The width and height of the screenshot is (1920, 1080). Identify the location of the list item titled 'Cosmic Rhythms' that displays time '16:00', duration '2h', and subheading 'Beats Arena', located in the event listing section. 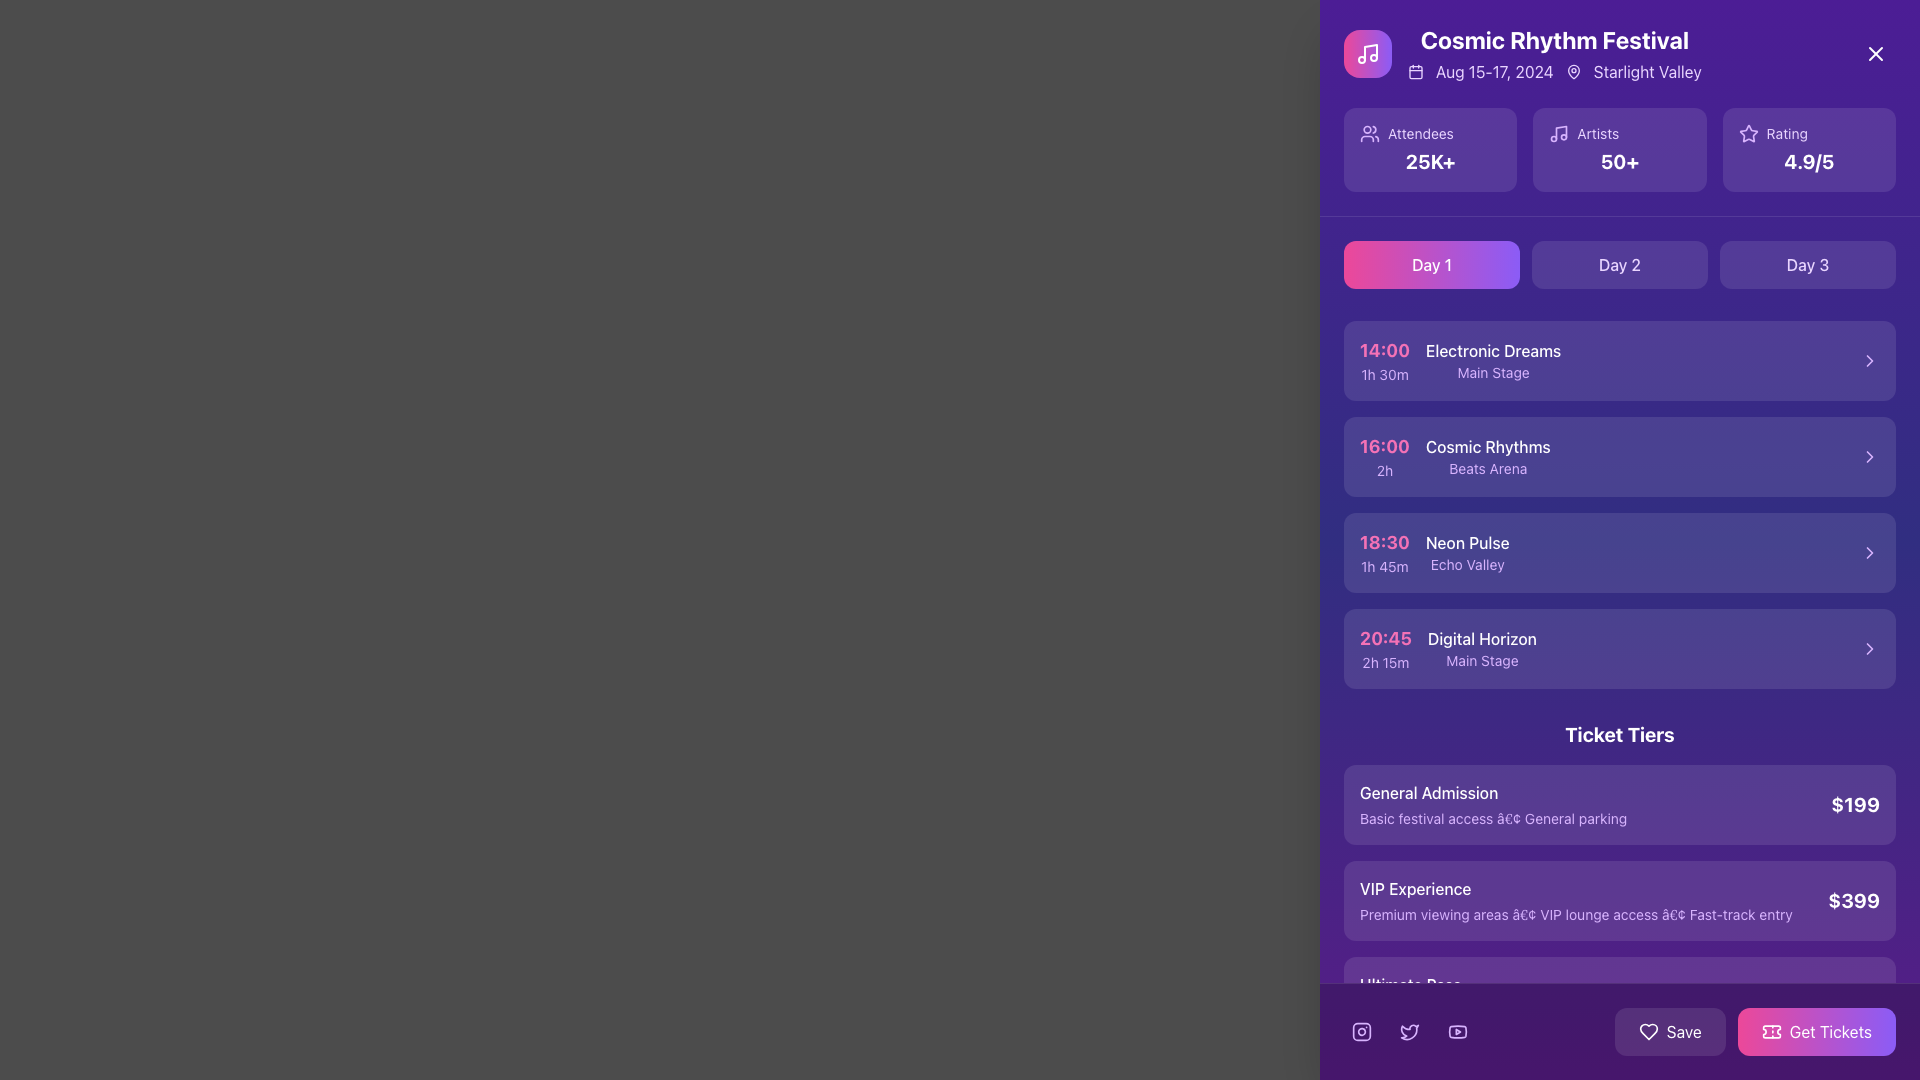
(1620, 456).